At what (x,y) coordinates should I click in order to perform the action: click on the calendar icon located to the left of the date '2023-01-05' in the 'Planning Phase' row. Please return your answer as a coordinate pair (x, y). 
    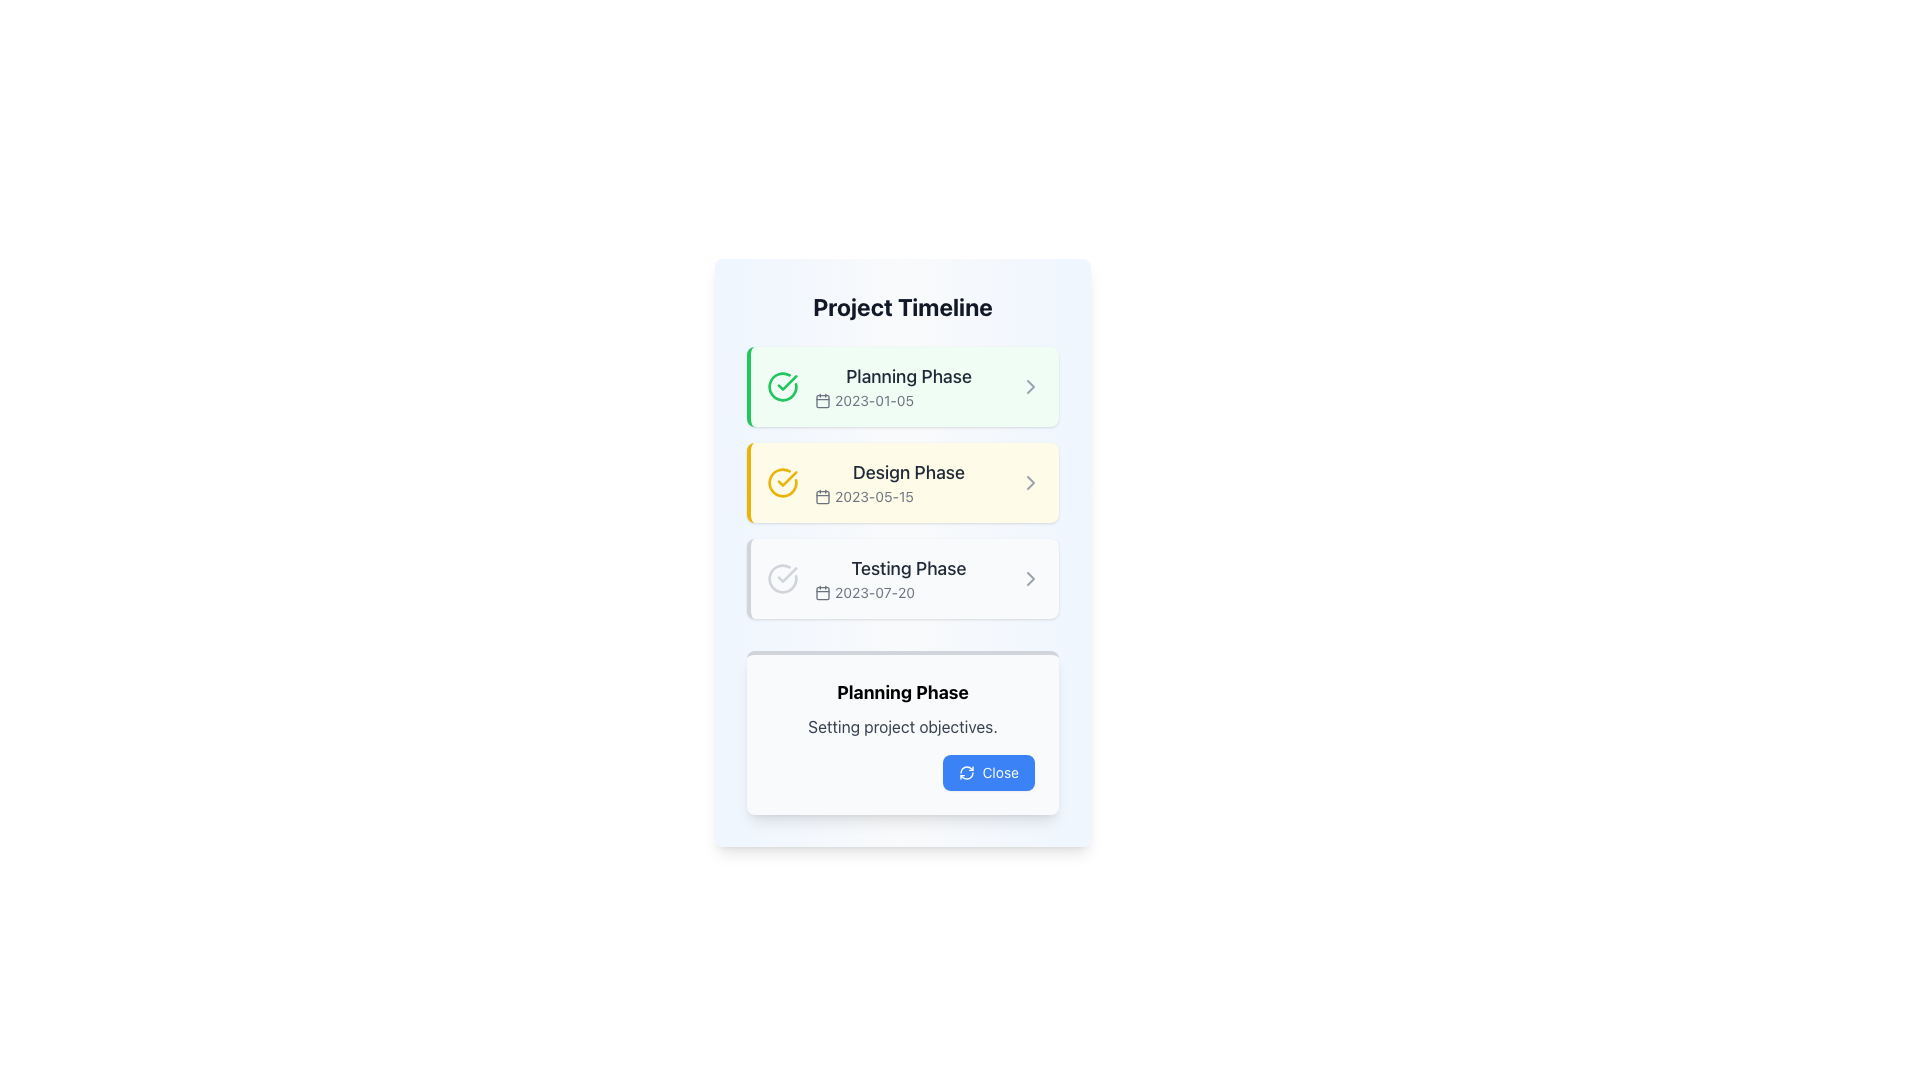
    Looking at the image, I should click on (822, 401).